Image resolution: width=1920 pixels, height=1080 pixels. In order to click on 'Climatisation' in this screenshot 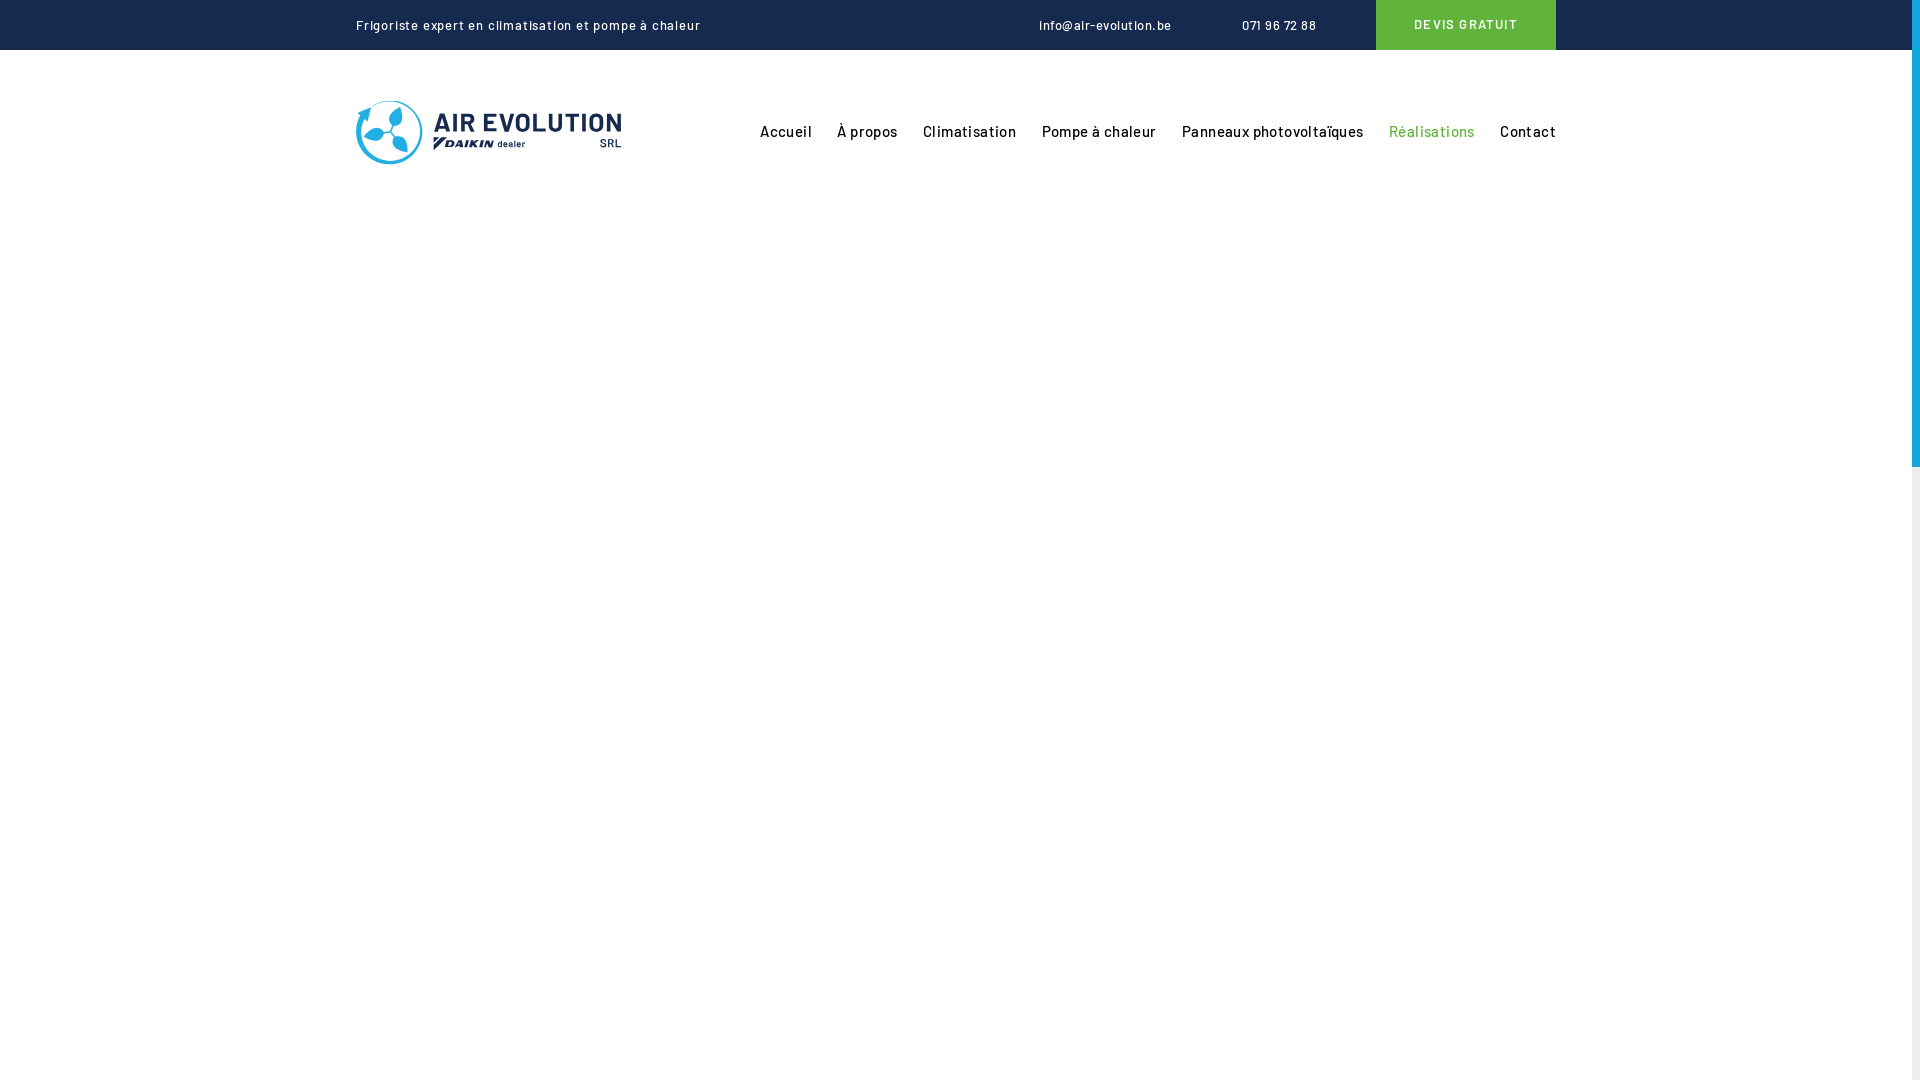, I will do `click(969, 132)`.